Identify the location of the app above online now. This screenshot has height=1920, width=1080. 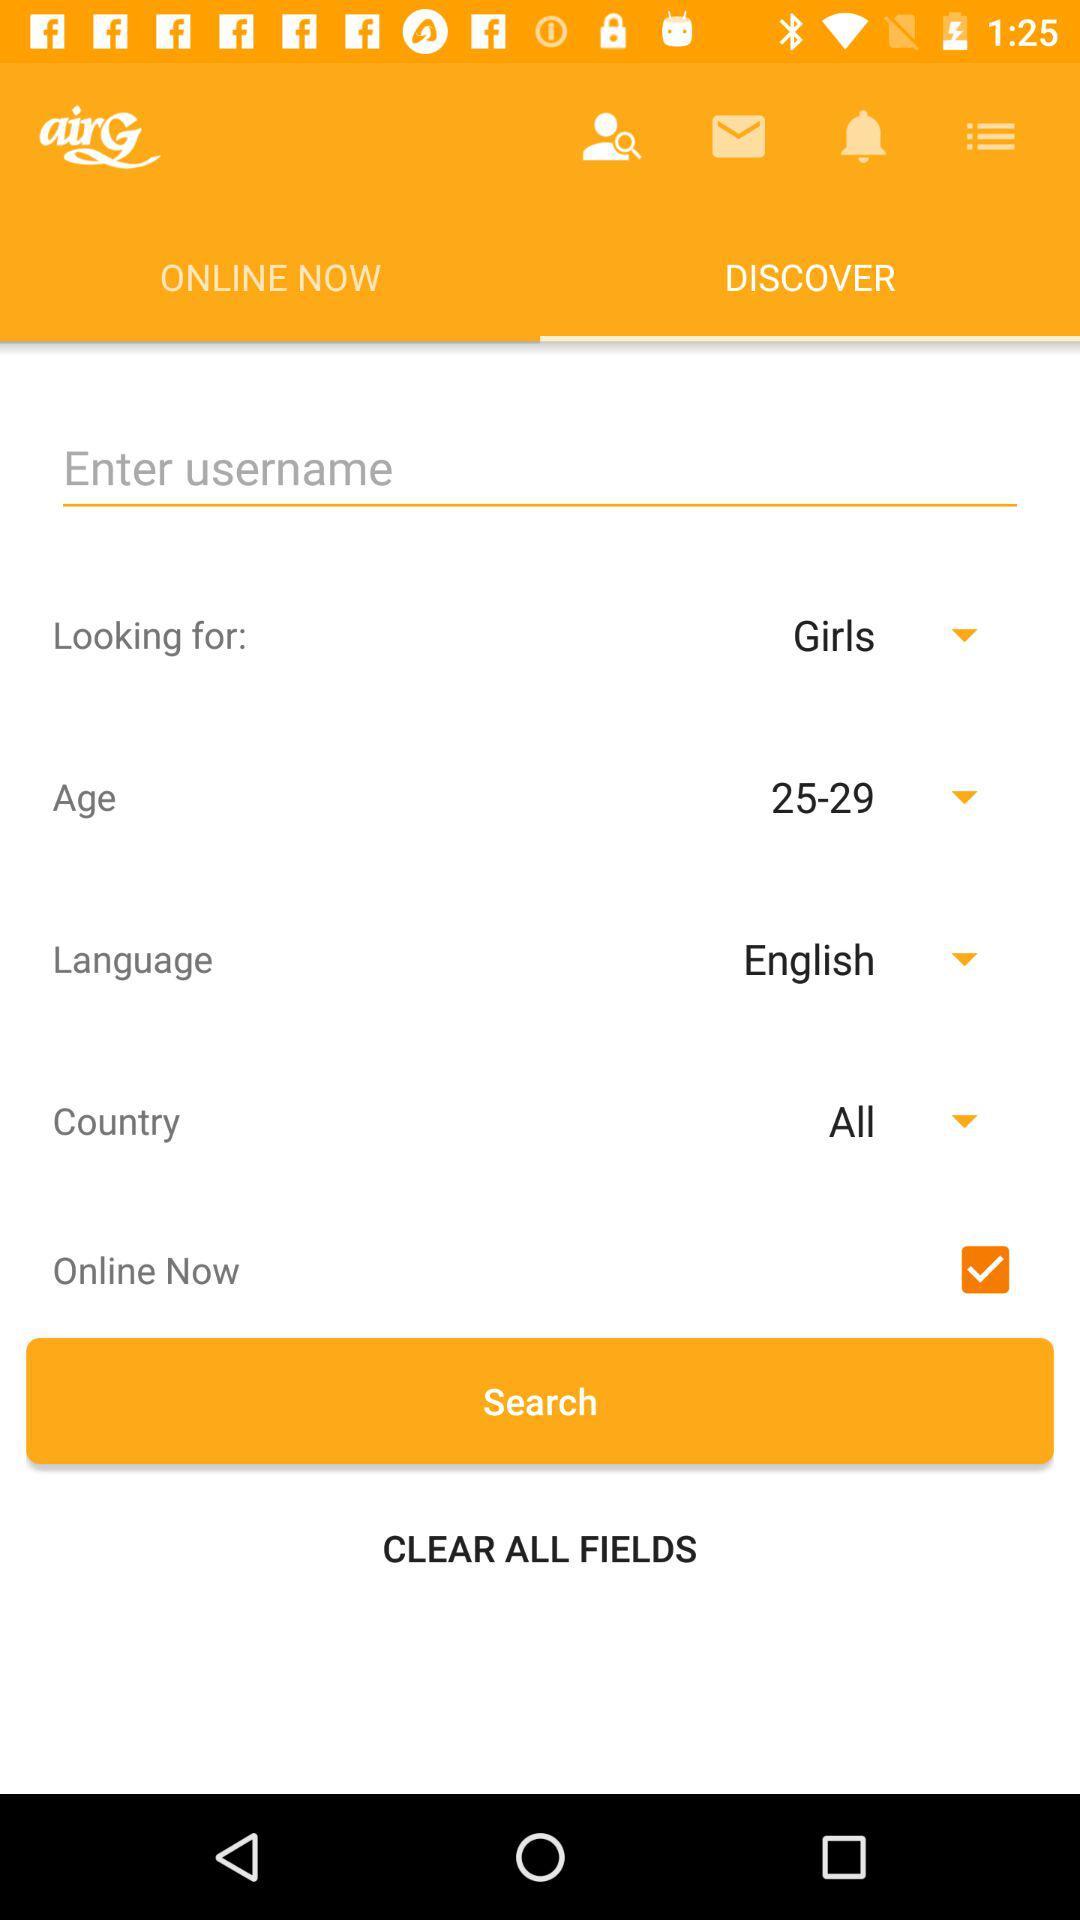
(611, 135).